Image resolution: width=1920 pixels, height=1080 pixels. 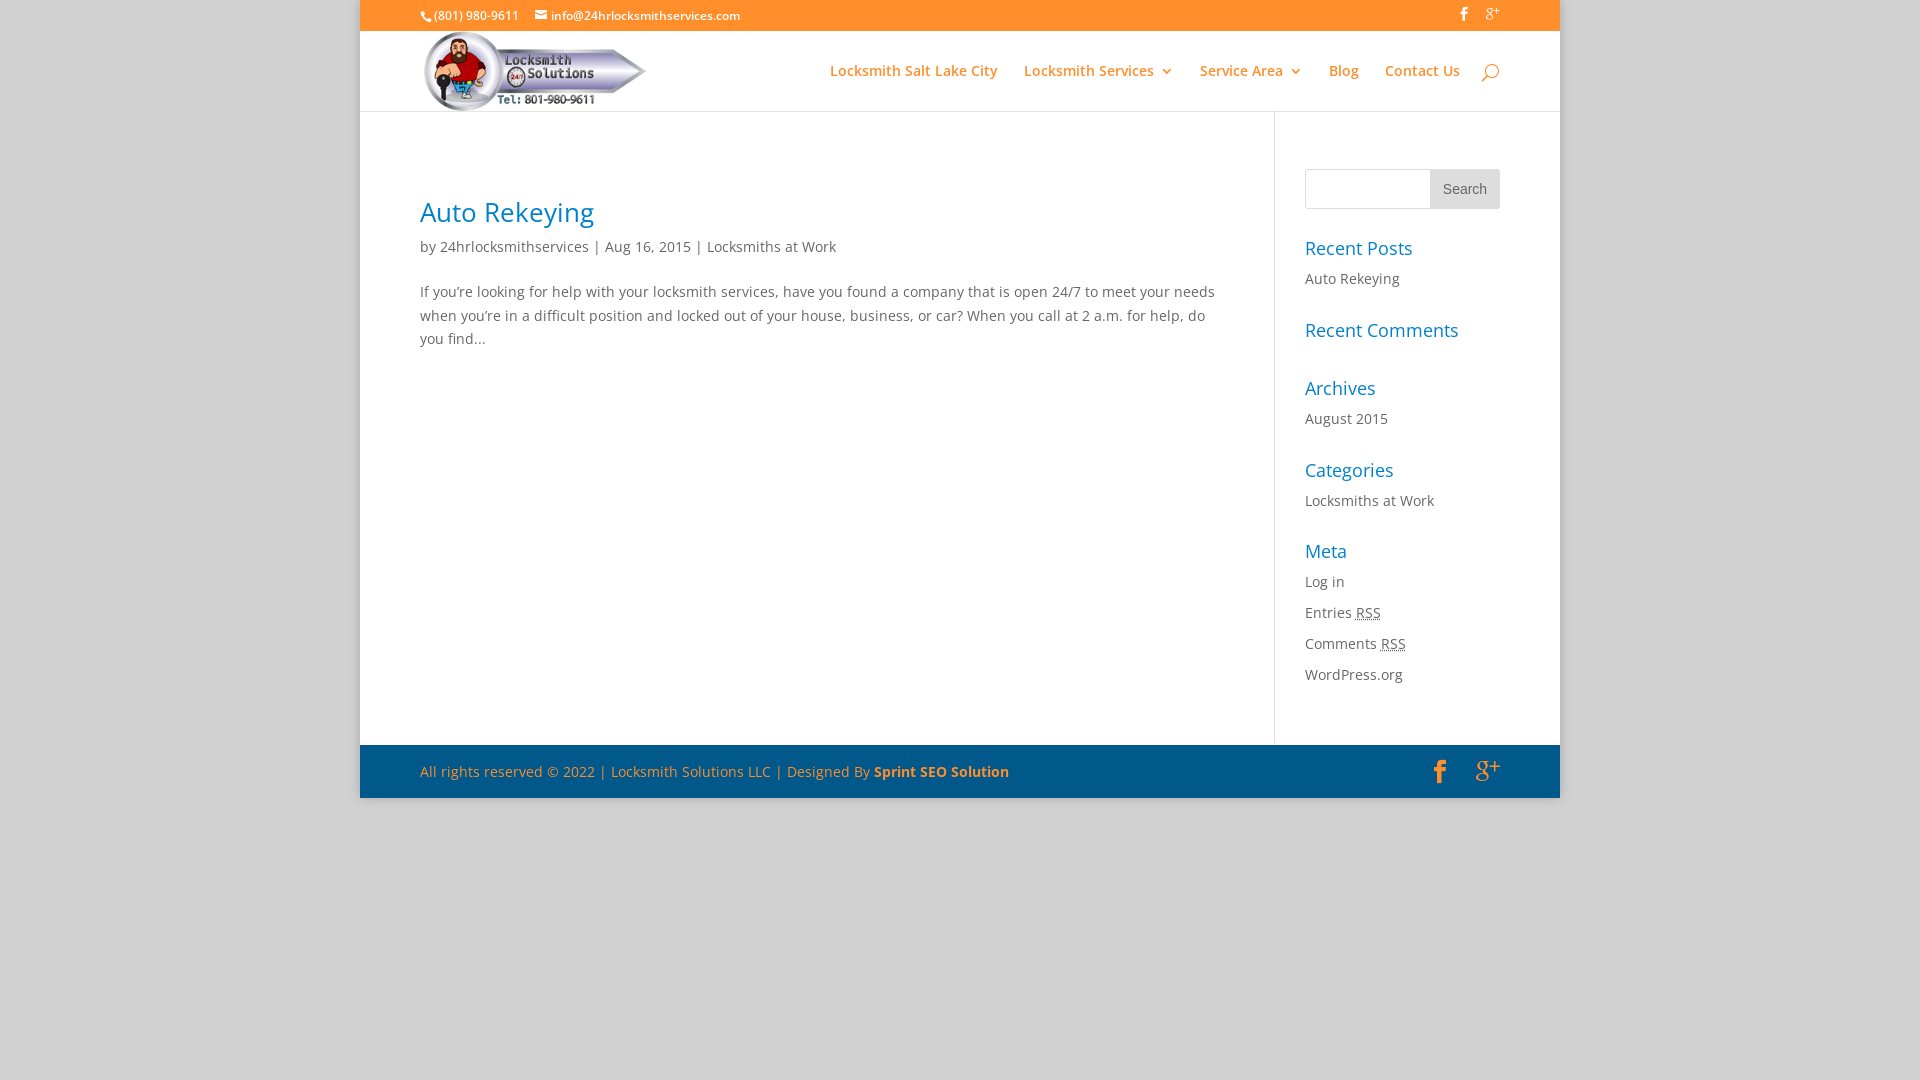 What do you see at coordinates (1464, 189) in the screenshot?
I see `'Search'` at bounding box center [1464, 189].